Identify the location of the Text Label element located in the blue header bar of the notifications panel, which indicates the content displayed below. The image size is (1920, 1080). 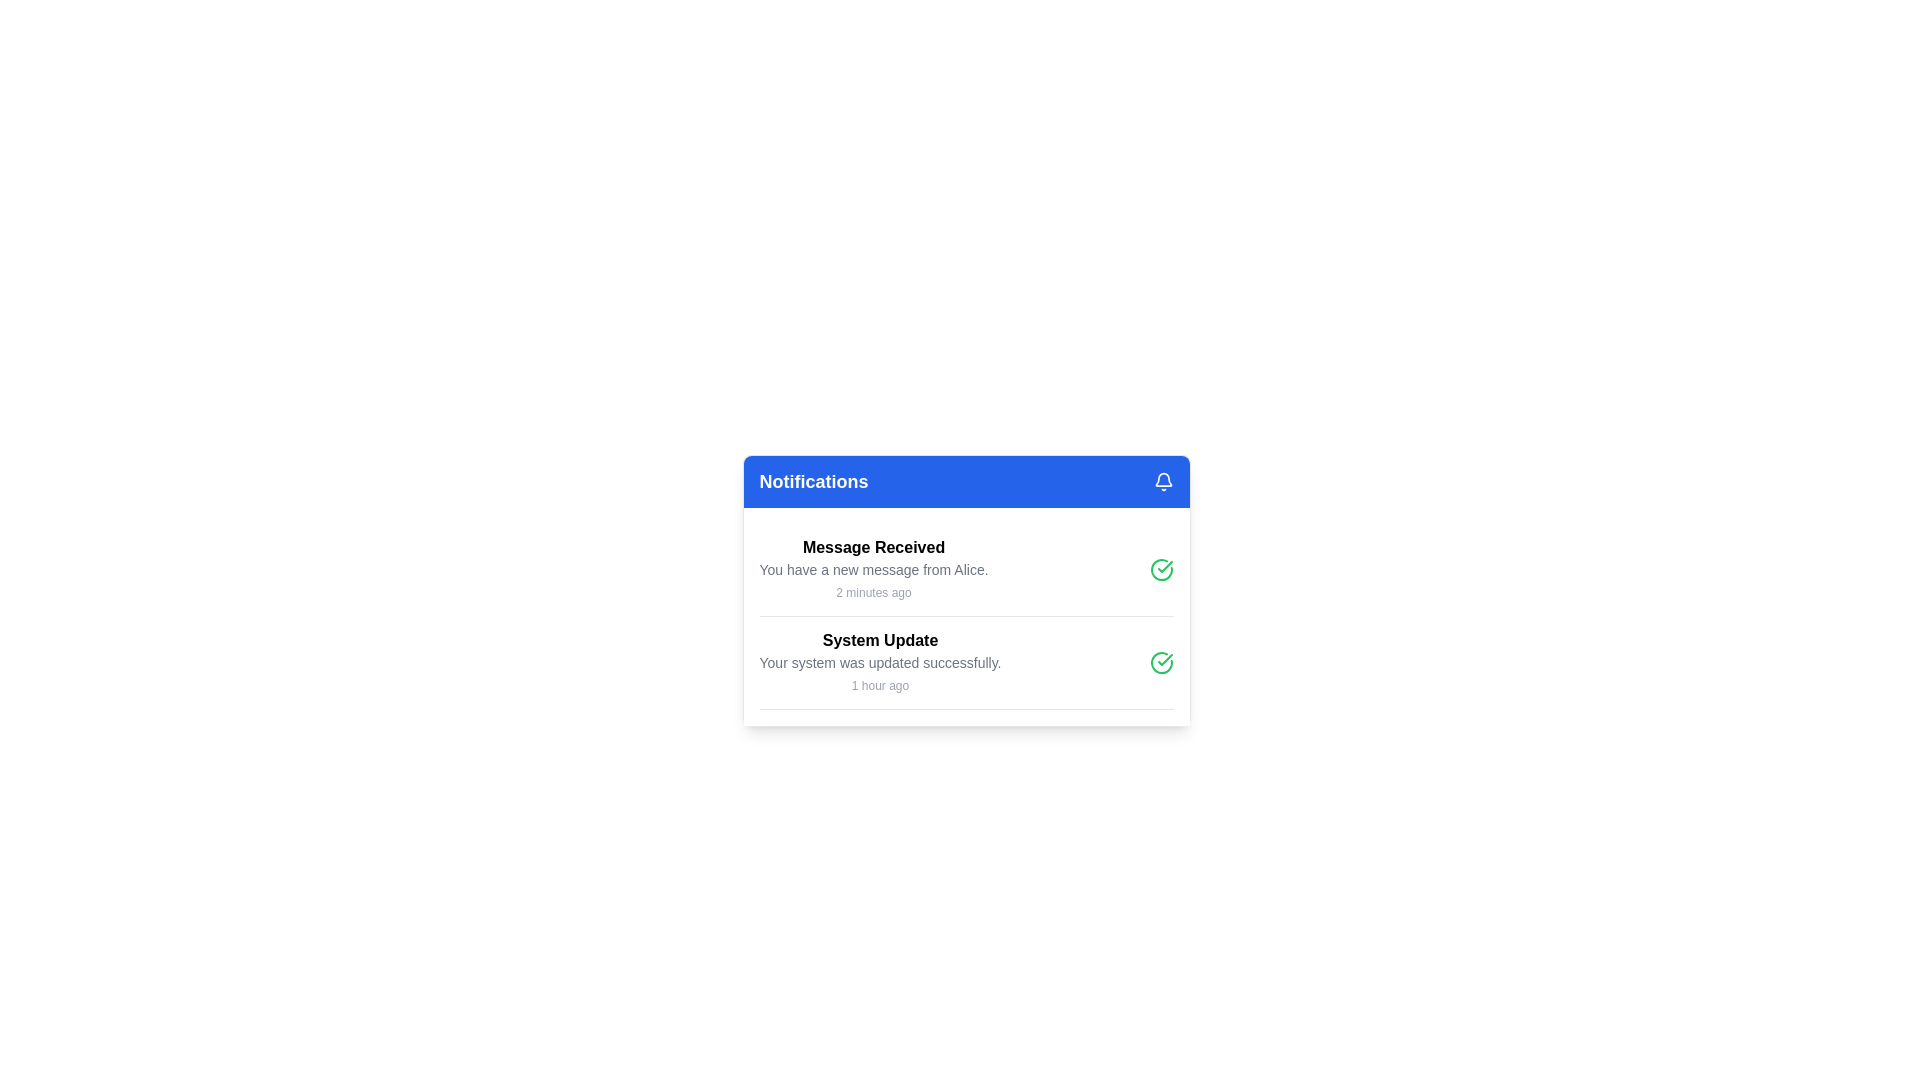
(814, 482).